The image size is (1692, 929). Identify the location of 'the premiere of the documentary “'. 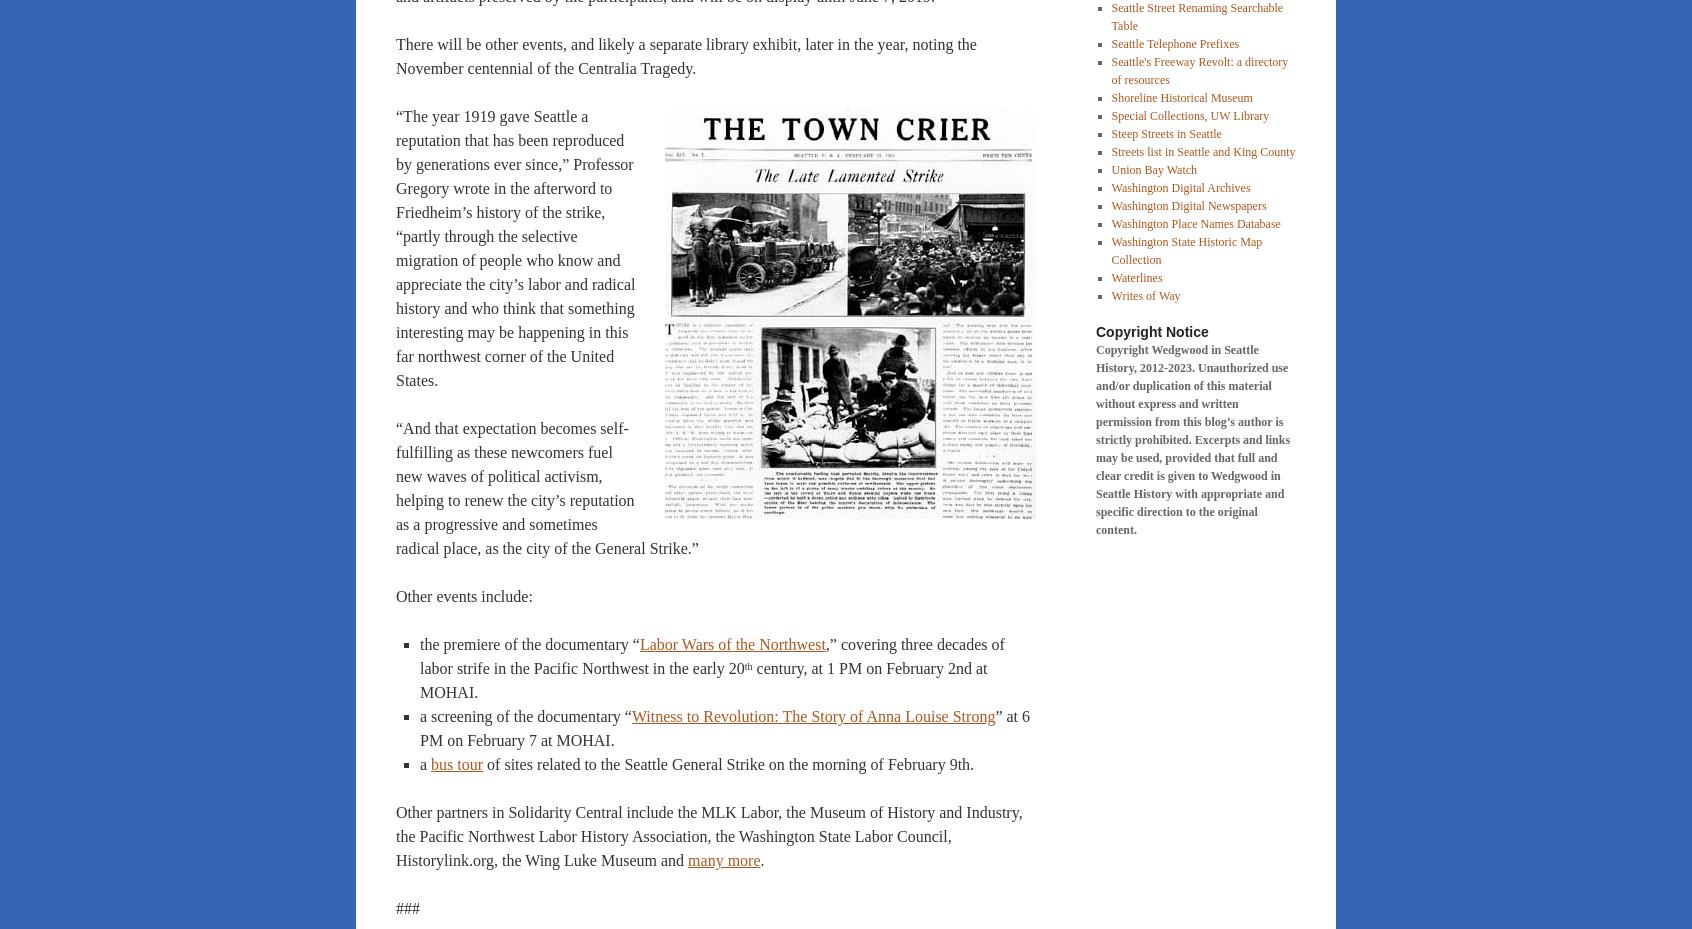
(529, 643).